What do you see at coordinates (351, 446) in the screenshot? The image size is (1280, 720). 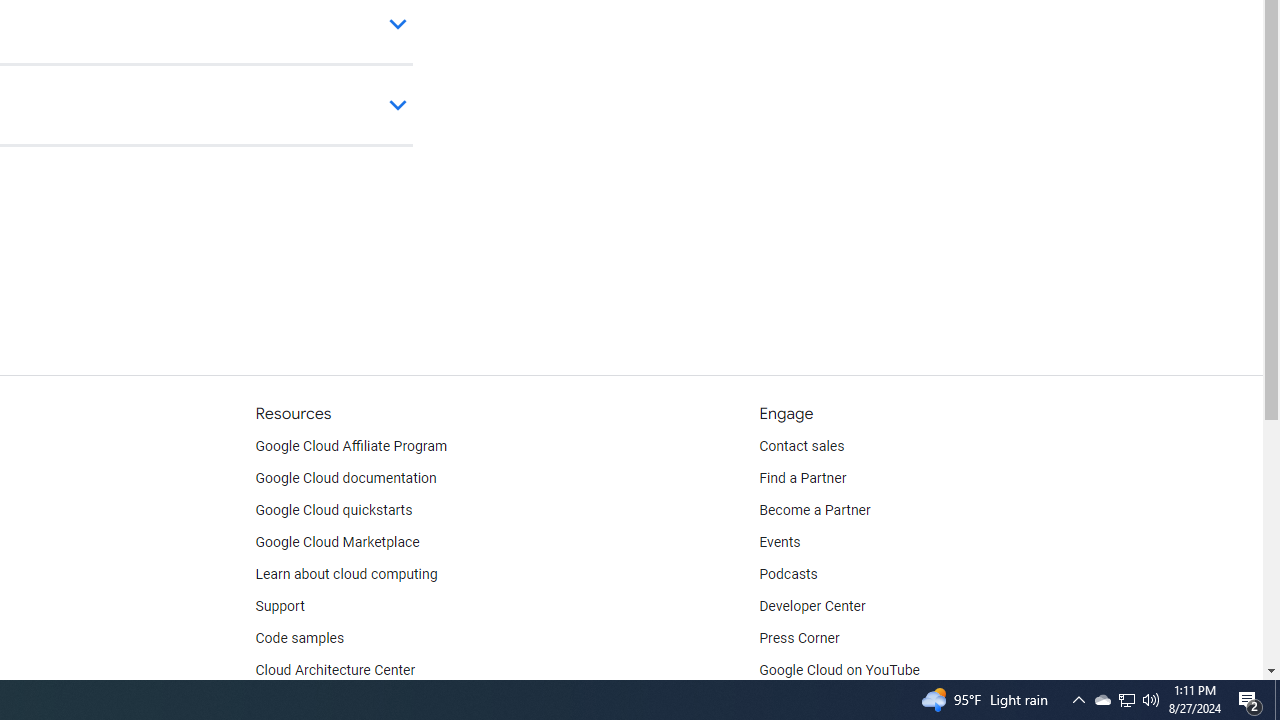 I see `'Google Cloud Affiliate Program'` at bounding box center [351, 446].